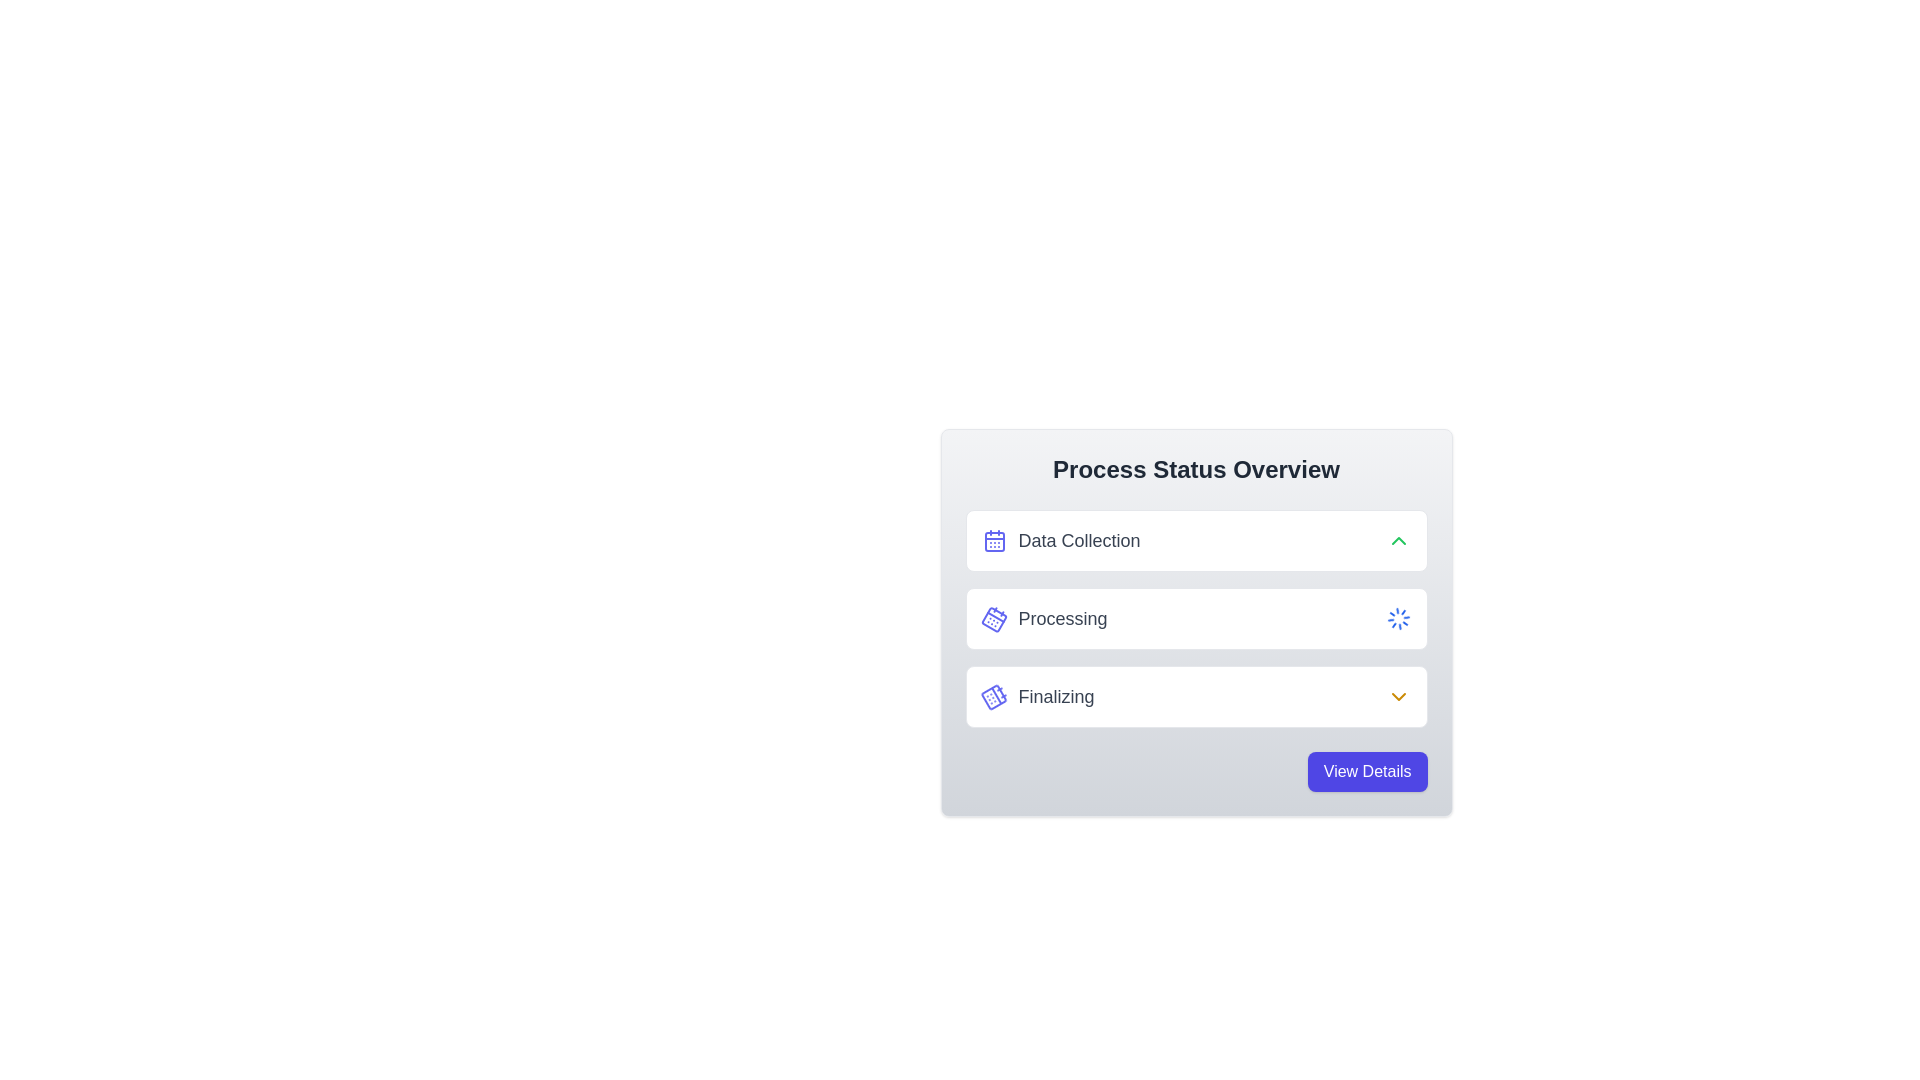 The image size is (1920, 1080). I want to click on the yellow chevron-down icon located to the right of the 'Finalizing' text in the 'Process Status Overview' section, so click(1397, 696).